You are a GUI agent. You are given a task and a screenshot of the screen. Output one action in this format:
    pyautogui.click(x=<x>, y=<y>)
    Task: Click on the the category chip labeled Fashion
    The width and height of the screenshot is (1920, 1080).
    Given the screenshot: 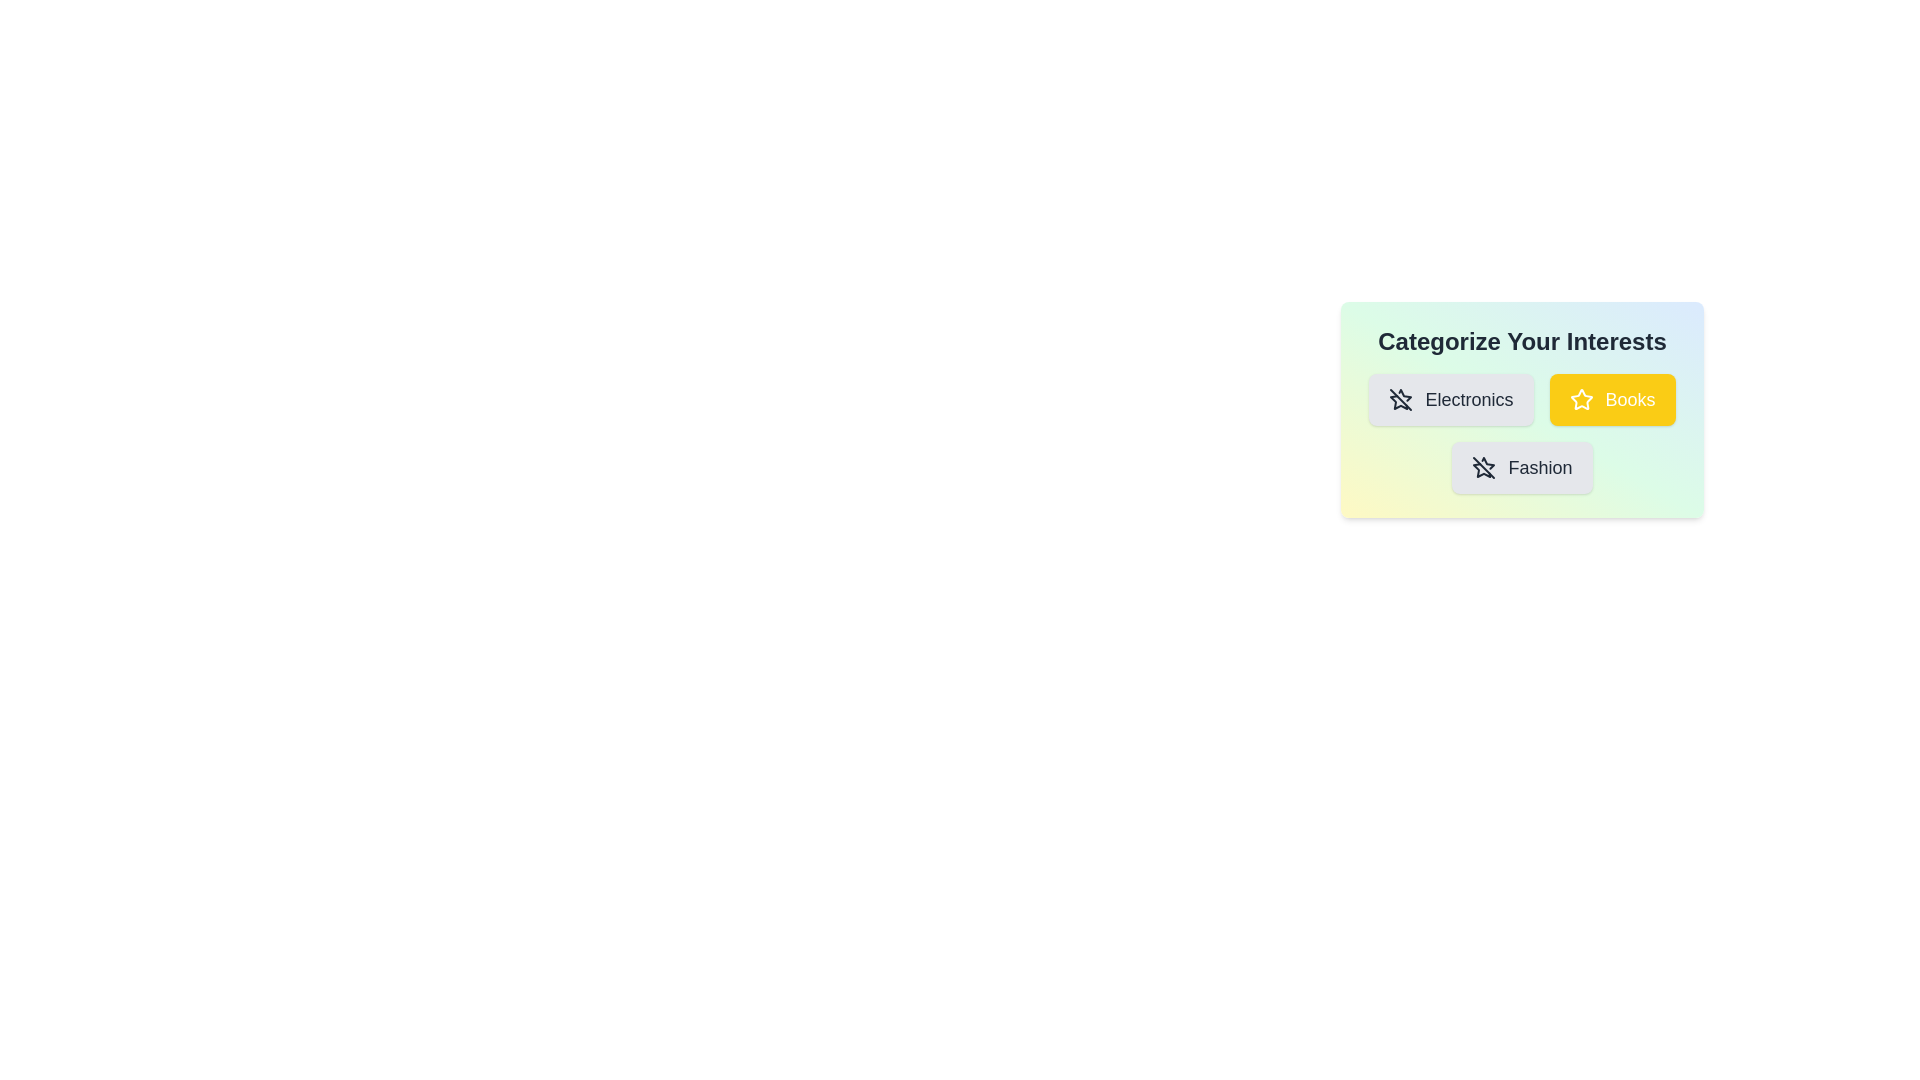 What is the action you would take?
    pyautogui.click(x=1520, y=467)
    